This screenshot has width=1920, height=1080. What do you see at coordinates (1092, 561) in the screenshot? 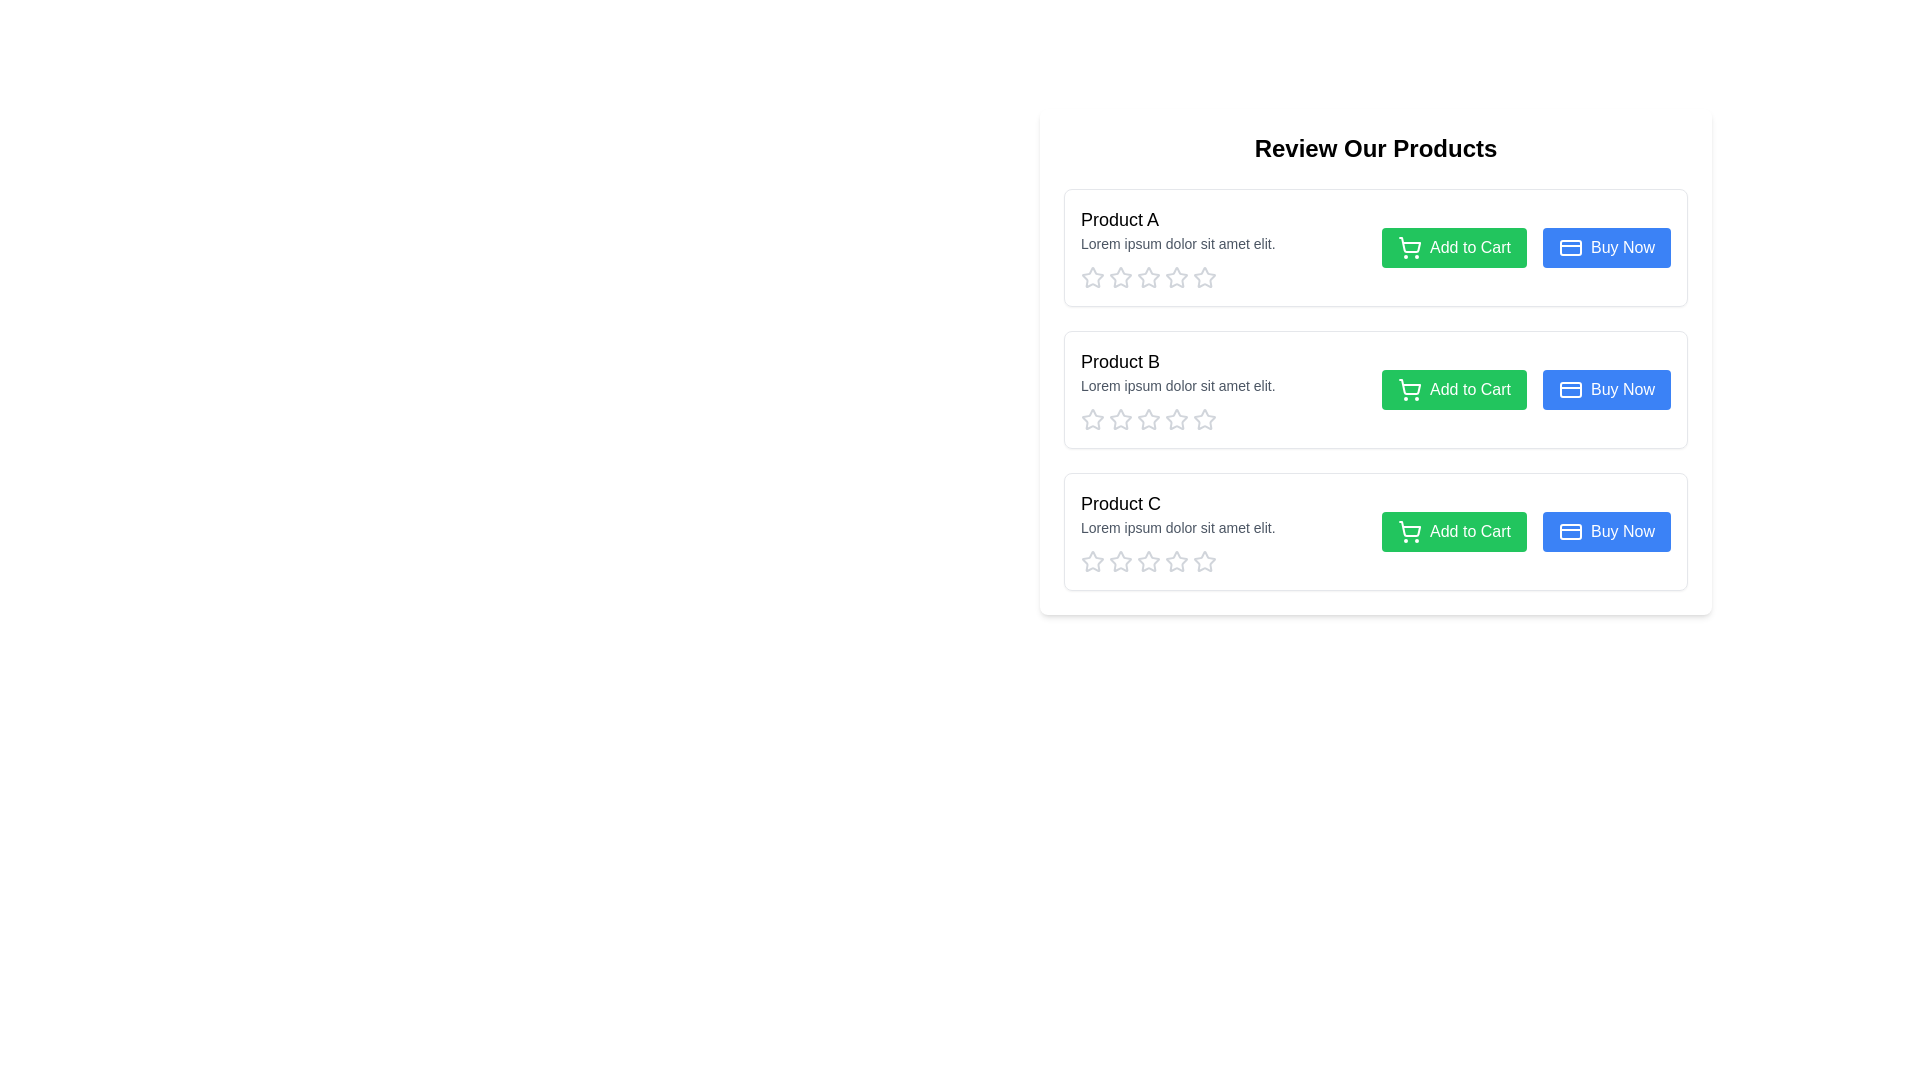
I see `the first star icon representing the rating for 'Product C'` at bounding box center [1092, 561].